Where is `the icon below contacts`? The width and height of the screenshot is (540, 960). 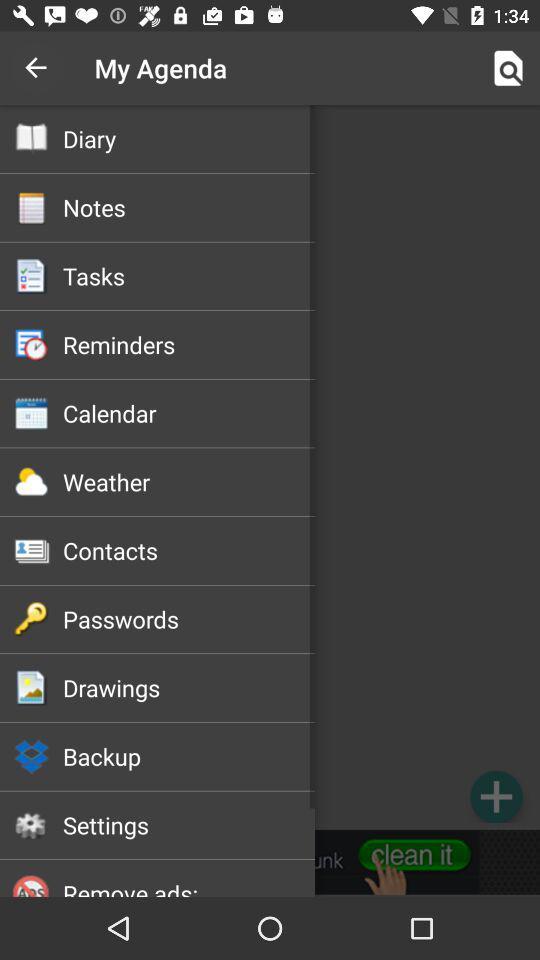
the icon below contacts is located at coordinates (189, 618).